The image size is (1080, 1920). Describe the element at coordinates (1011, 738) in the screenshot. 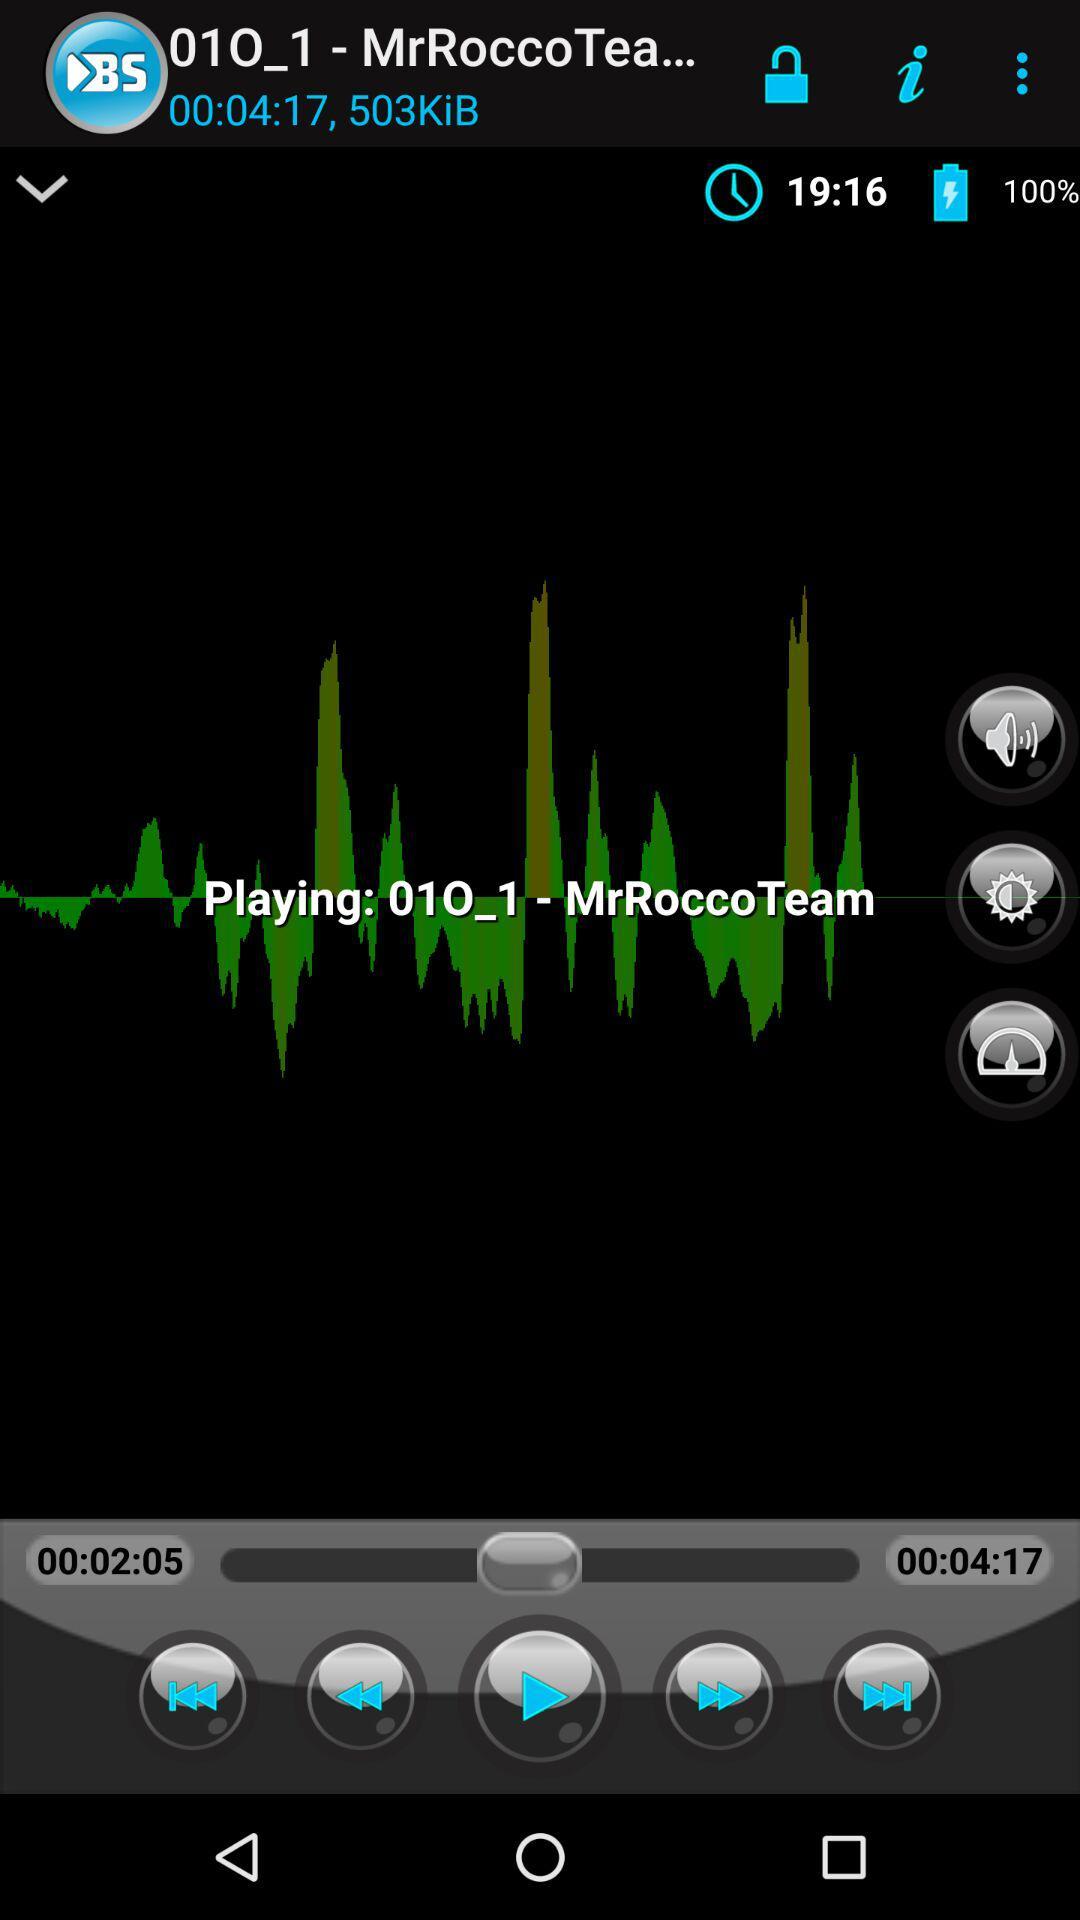

I see `adjust sound` at that location.